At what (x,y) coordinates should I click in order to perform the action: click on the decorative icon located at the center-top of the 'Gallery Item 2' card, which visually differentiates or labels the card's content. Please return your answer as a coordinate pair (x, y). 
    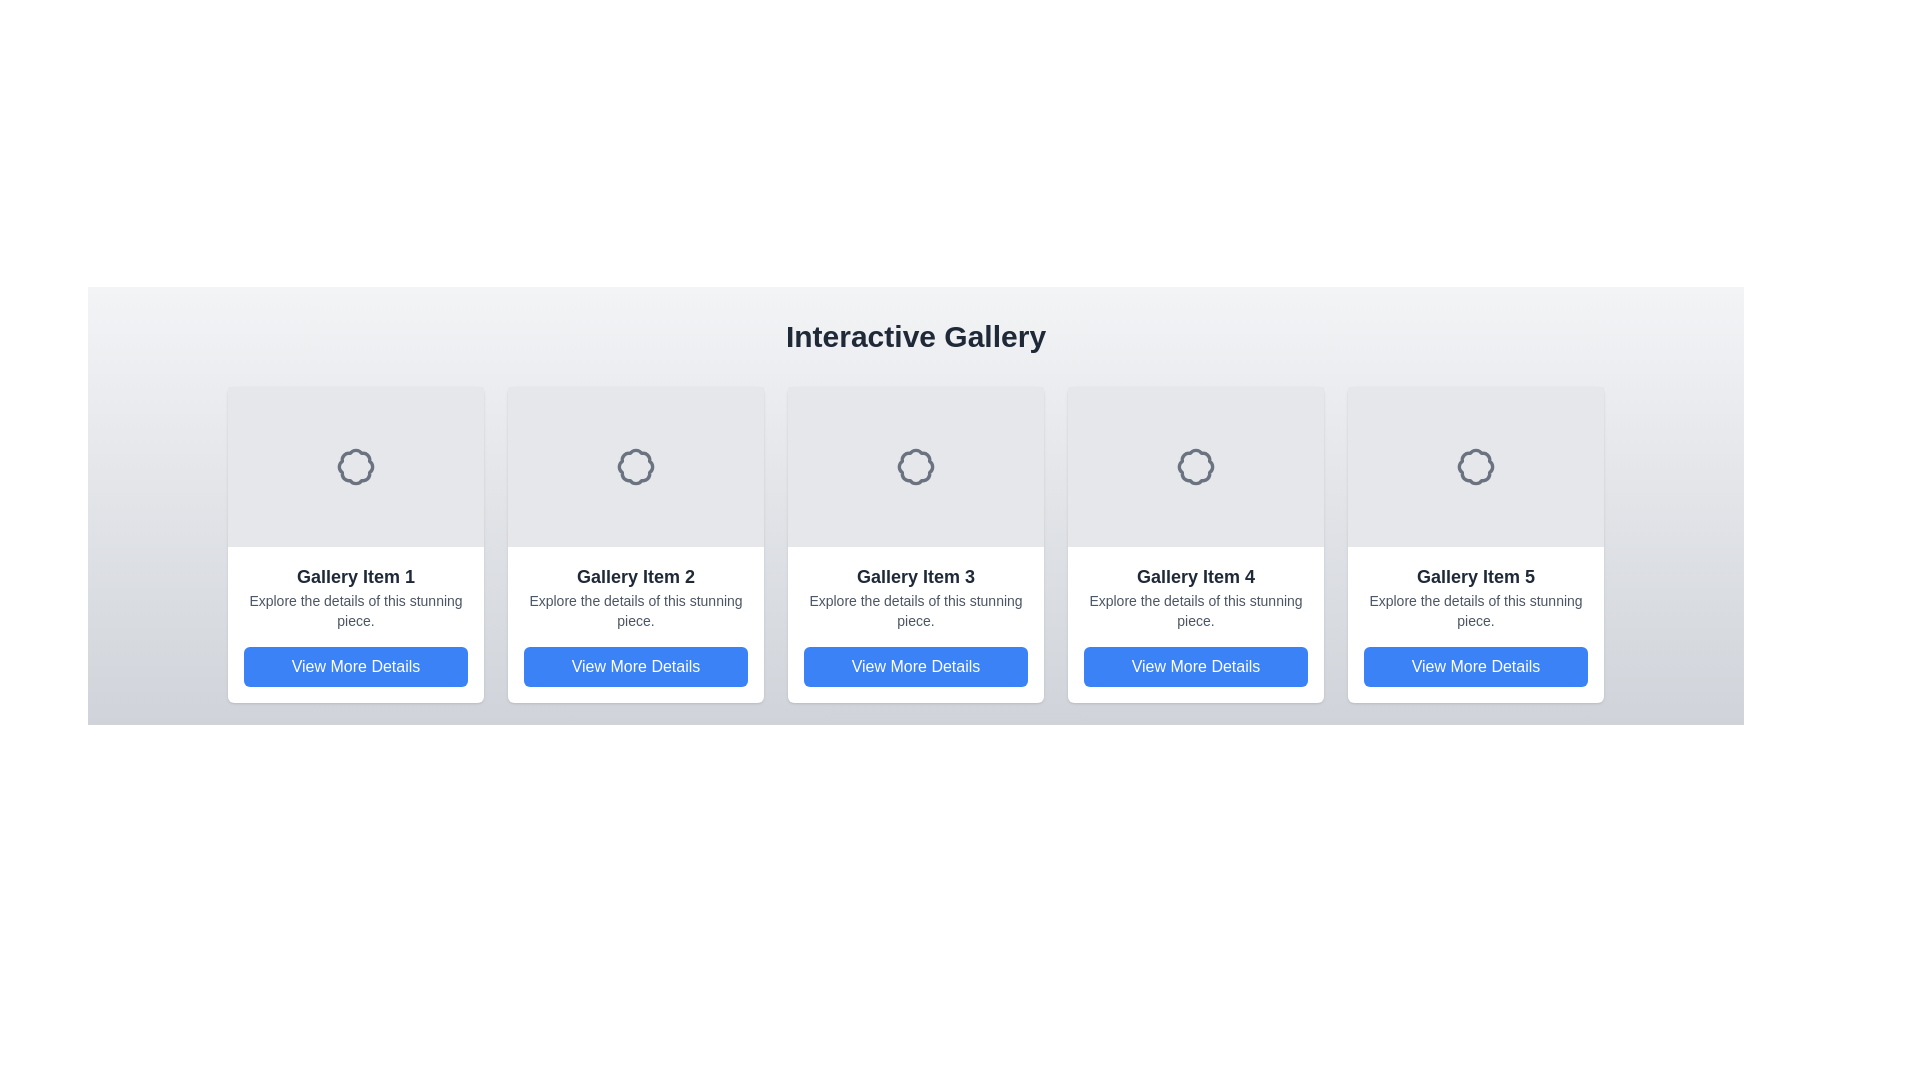
    Looking at the image, I should click on (634, 466).